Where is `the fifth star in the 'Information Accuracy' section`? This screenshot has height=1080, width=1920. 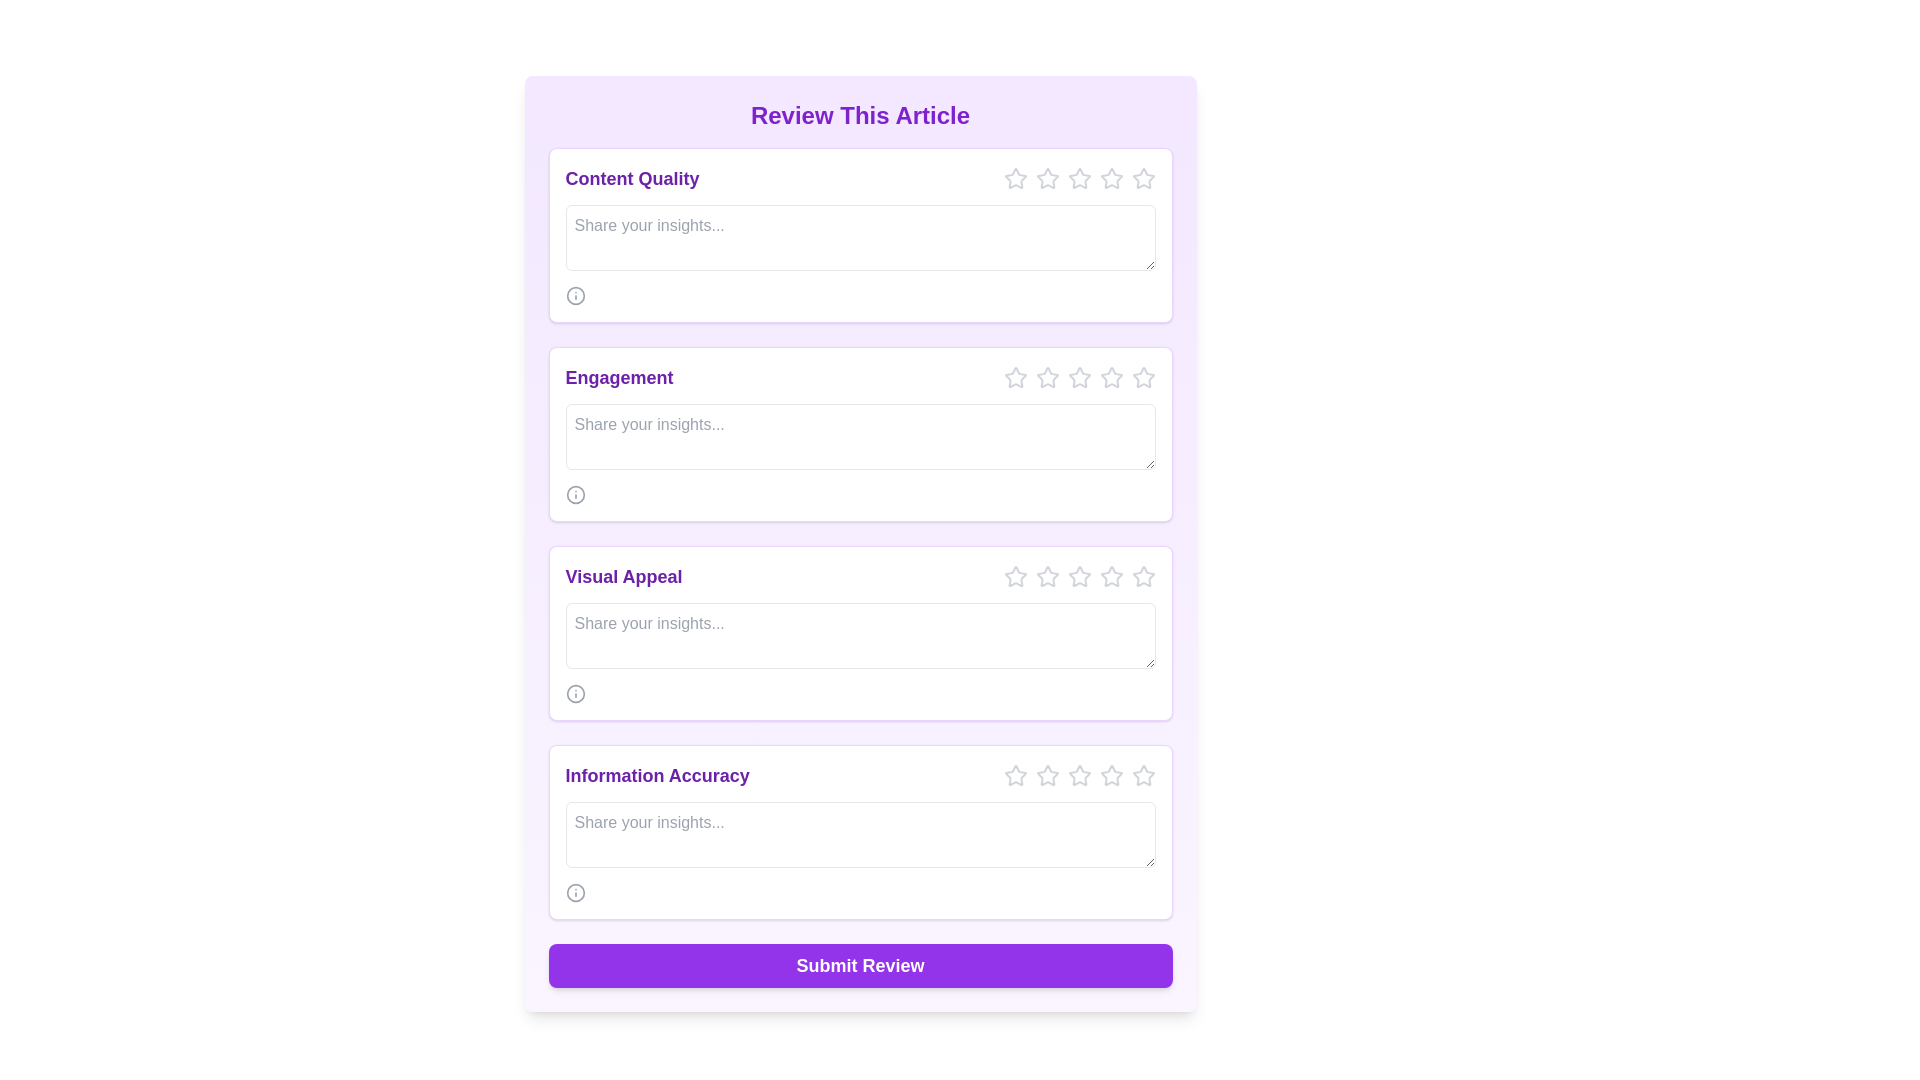
the fifth star in the 'Information Accuracy' section is located at coordinates (1109, 774).